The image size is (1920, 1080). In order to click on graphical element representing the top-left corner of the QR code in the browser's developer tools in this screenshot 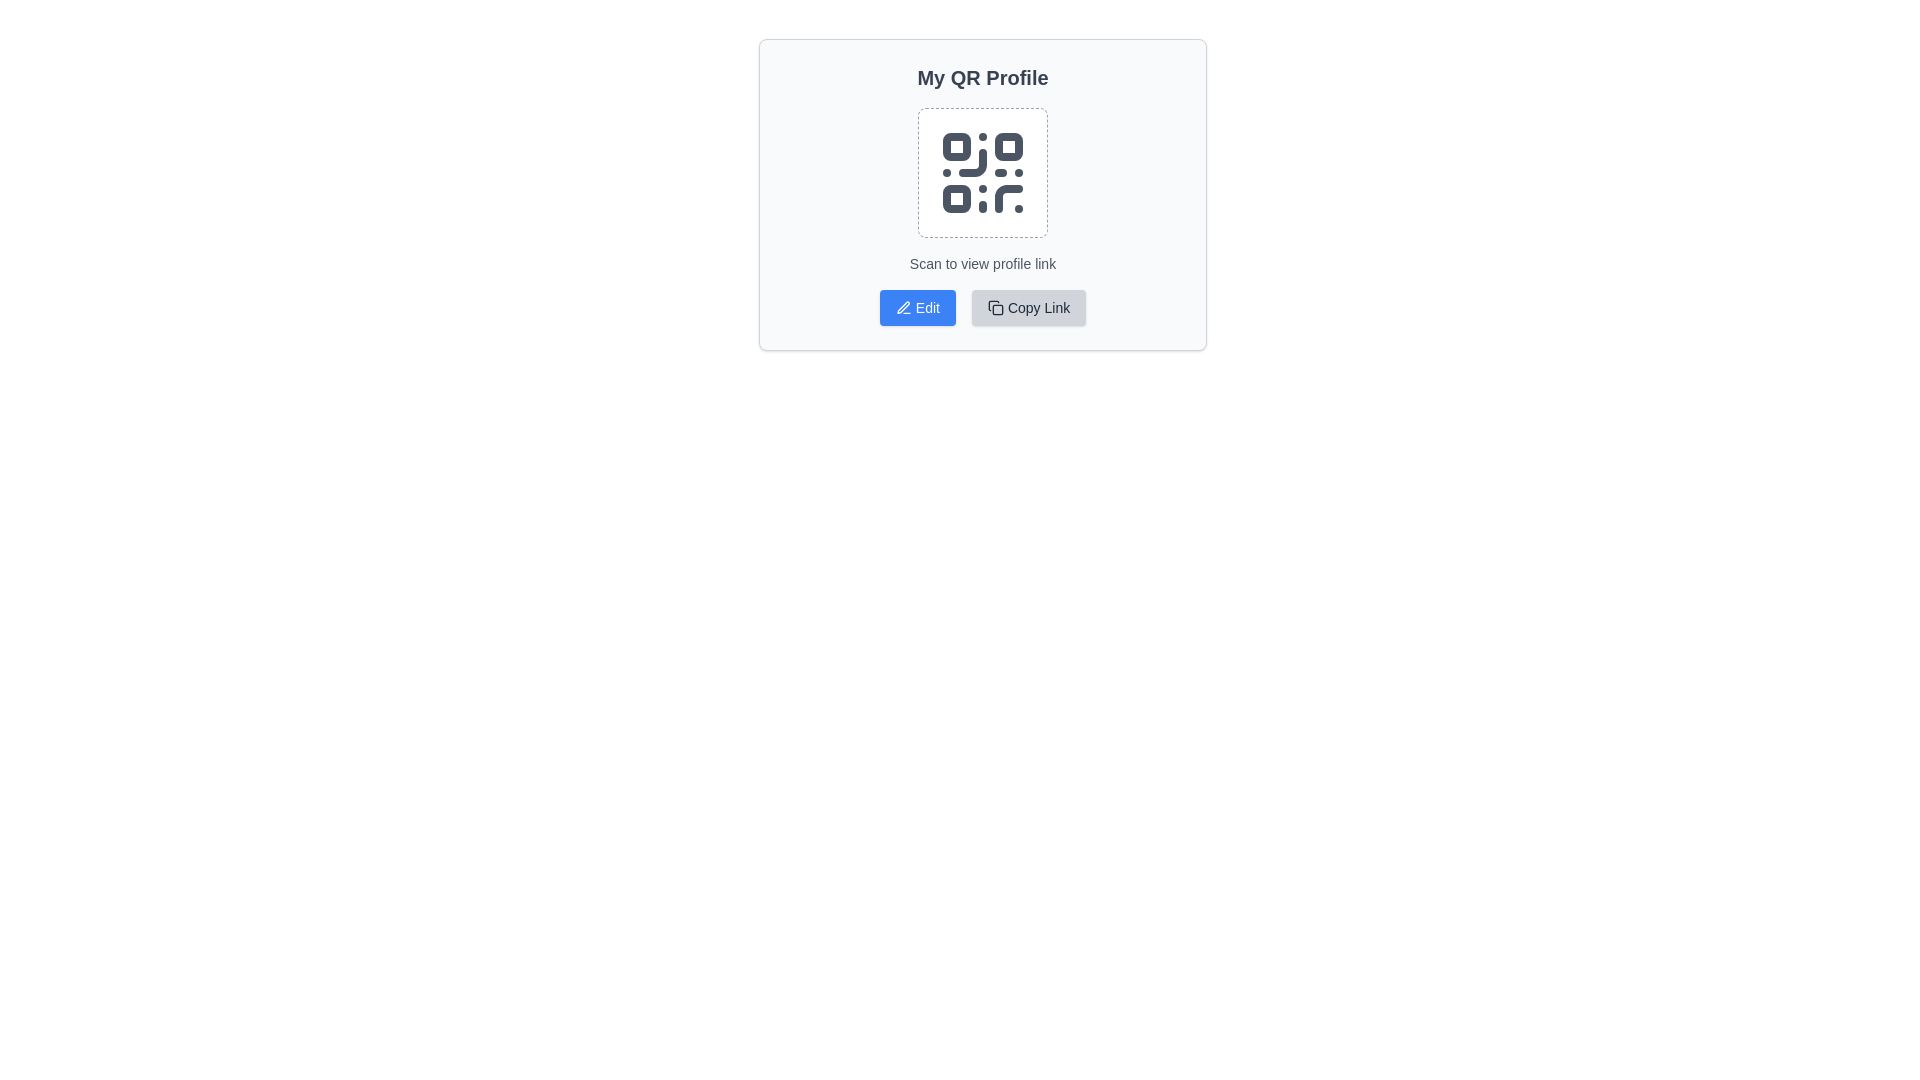, I will do `click(955, 145)`.